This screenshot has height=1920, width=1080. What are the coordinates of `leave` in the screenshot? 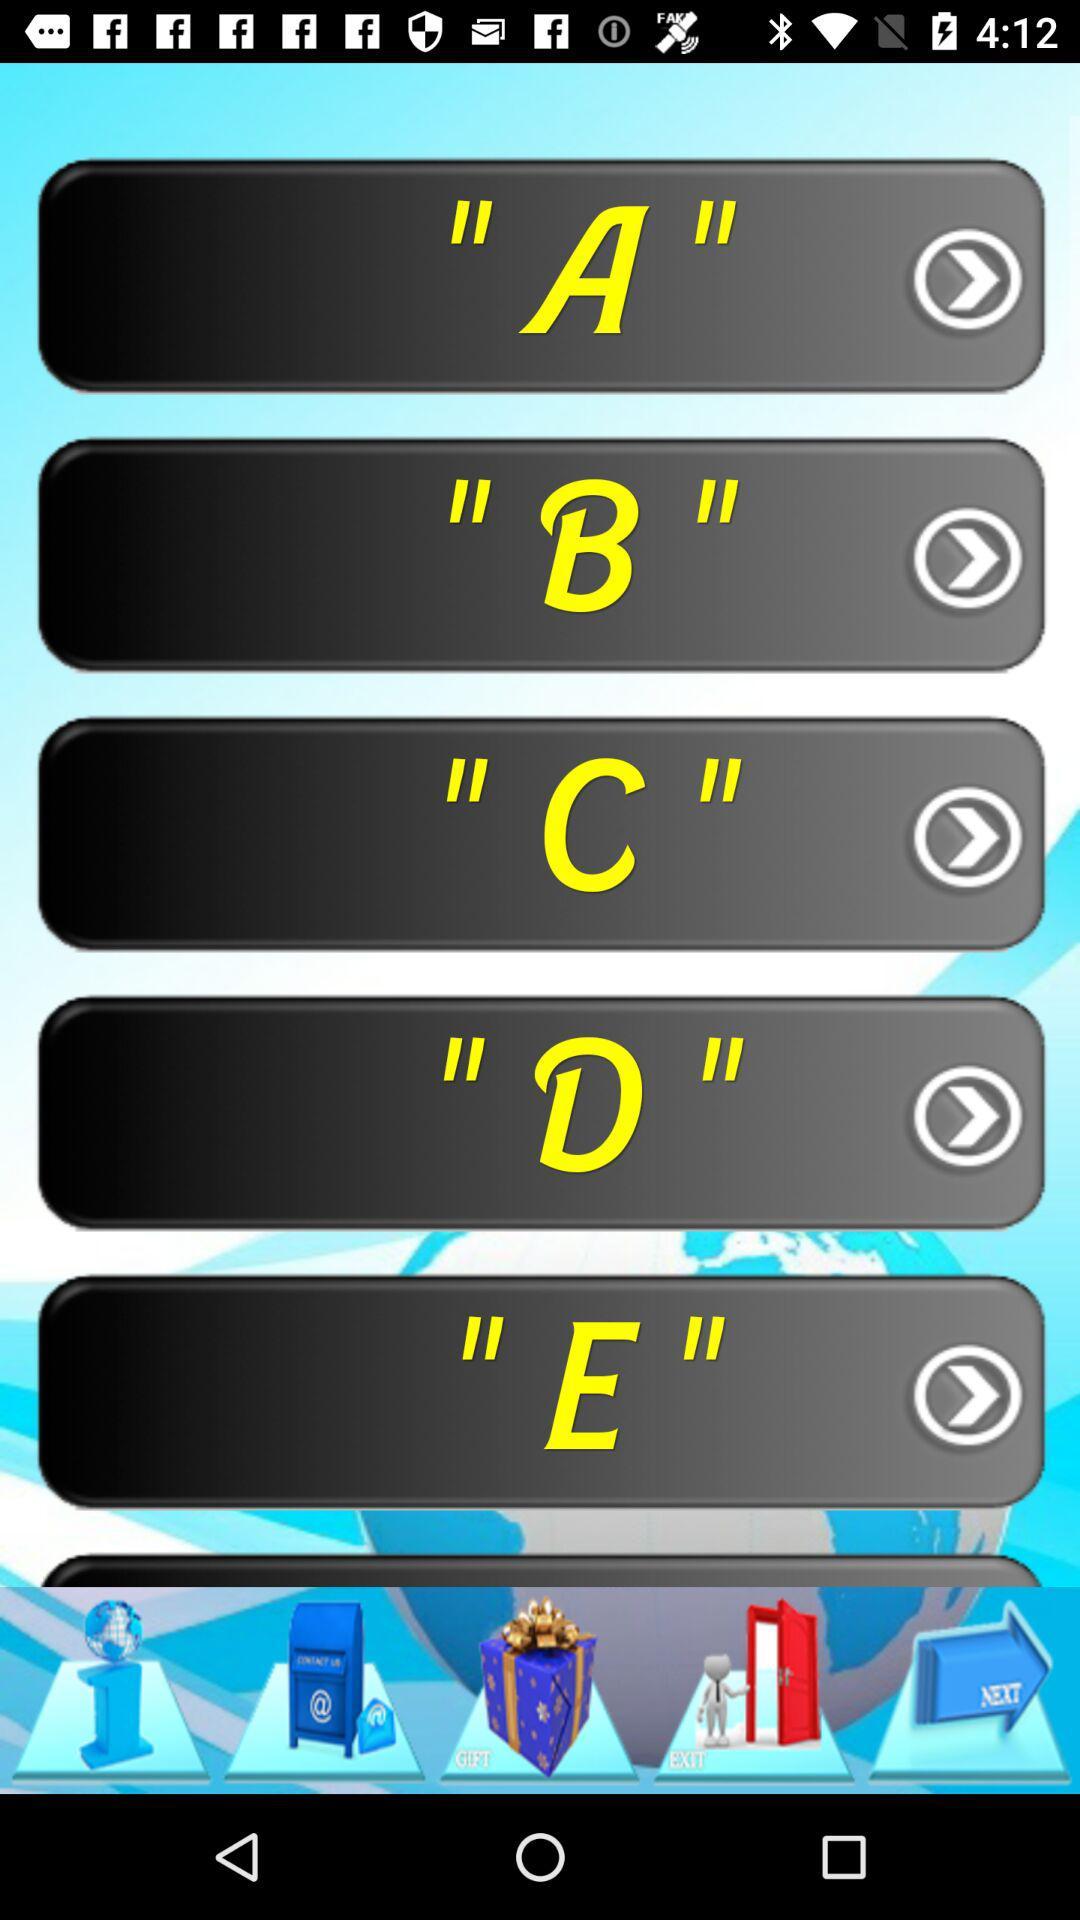 It's located at (754, 1689).